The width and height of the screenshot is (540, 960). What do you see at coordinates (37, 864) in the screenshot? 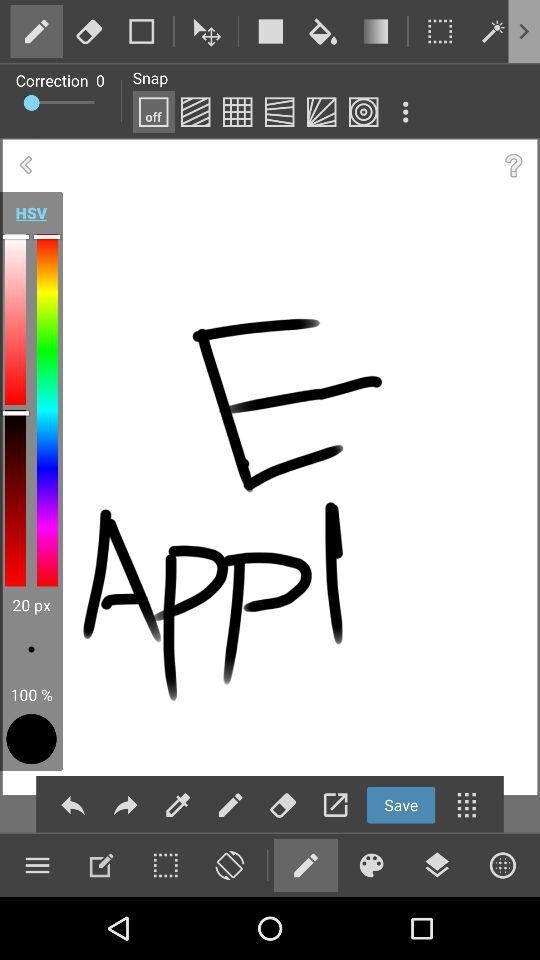
I see `open menu` at bounding box center [37, 864].